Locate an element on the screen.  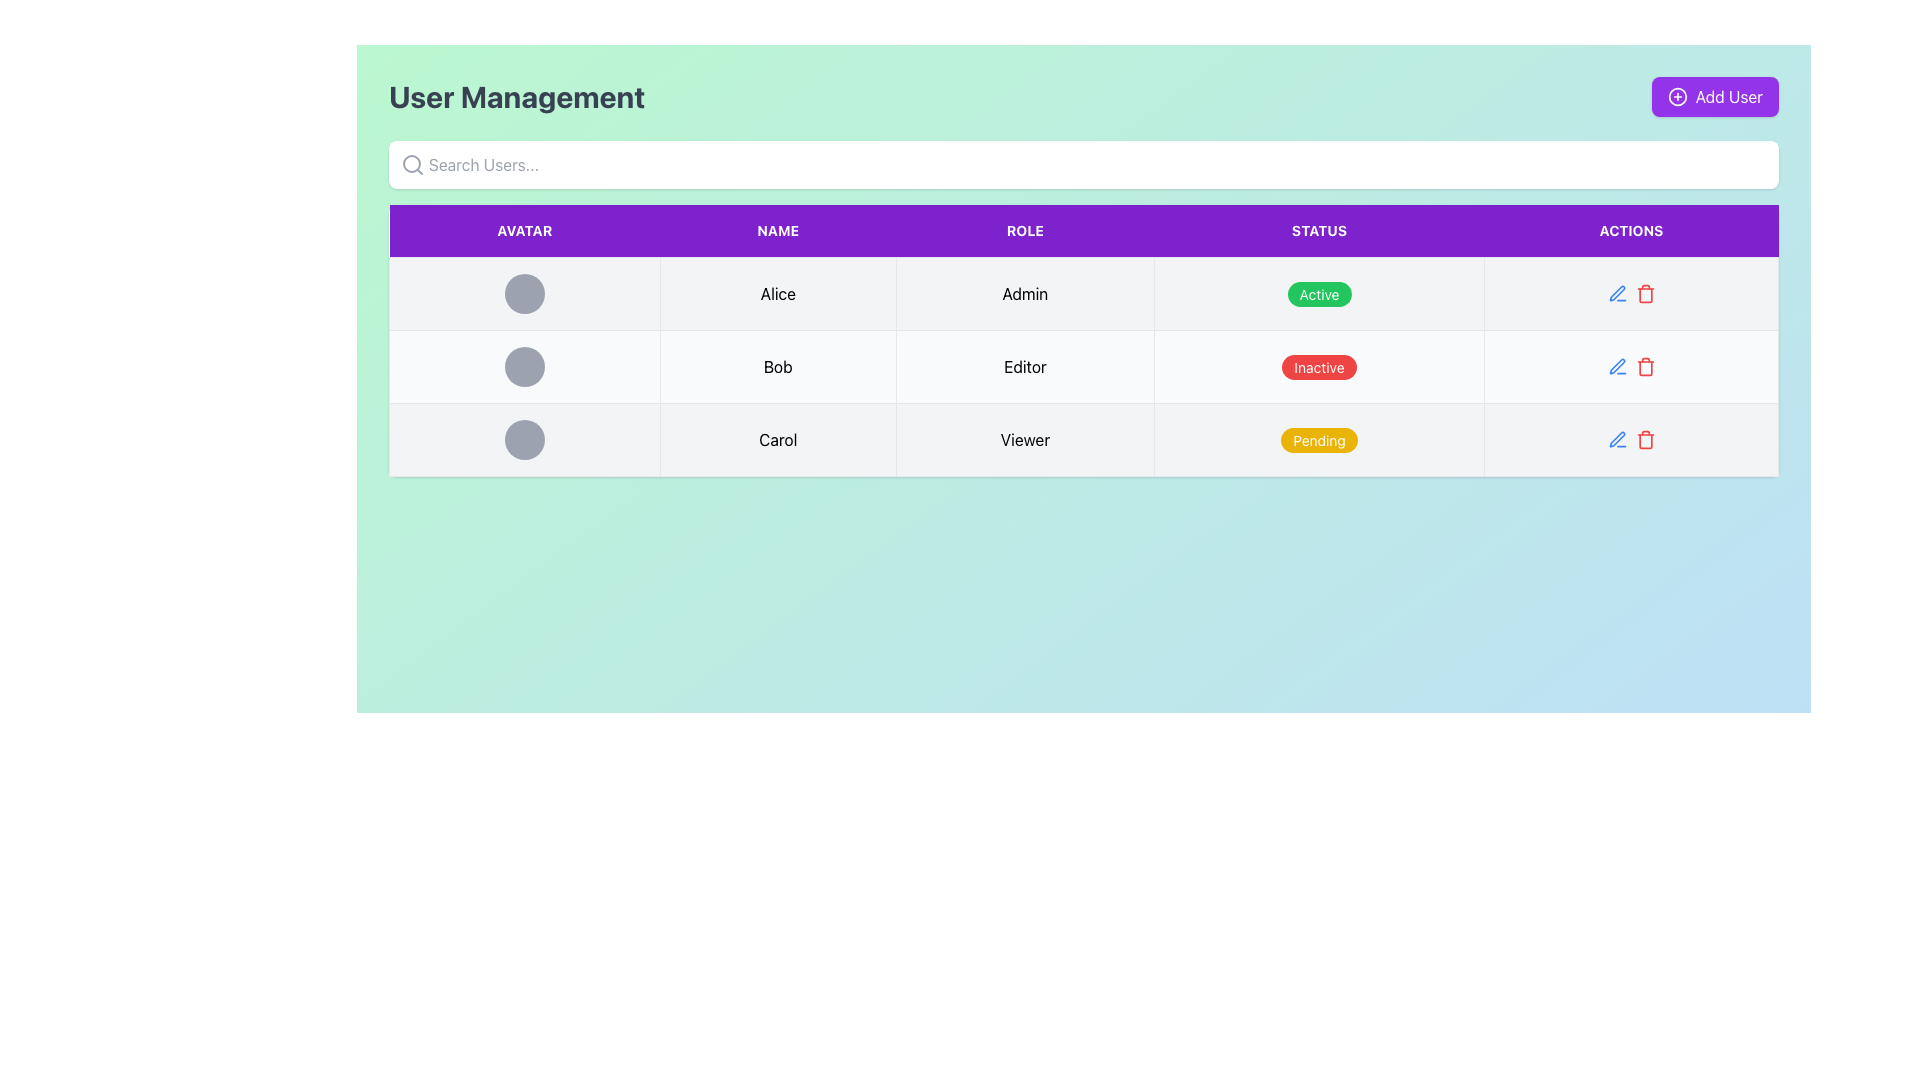
the circular avatar placeholder filled with gray color in the row associated with 'Carol' located in the third row under the 'Avatar' column is located at coordinates (524, 438).